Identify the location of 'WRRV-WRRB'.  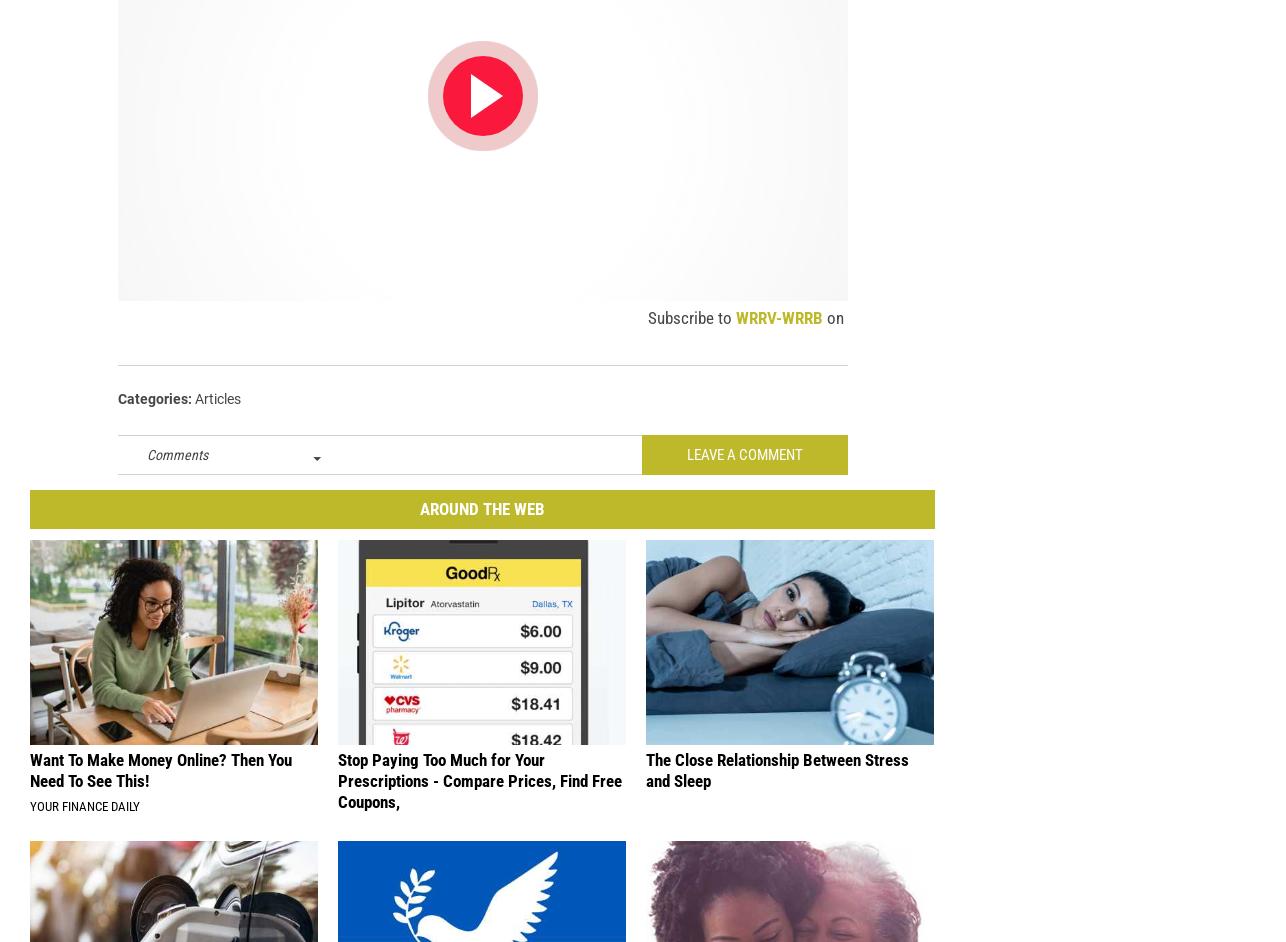
(779, 329).